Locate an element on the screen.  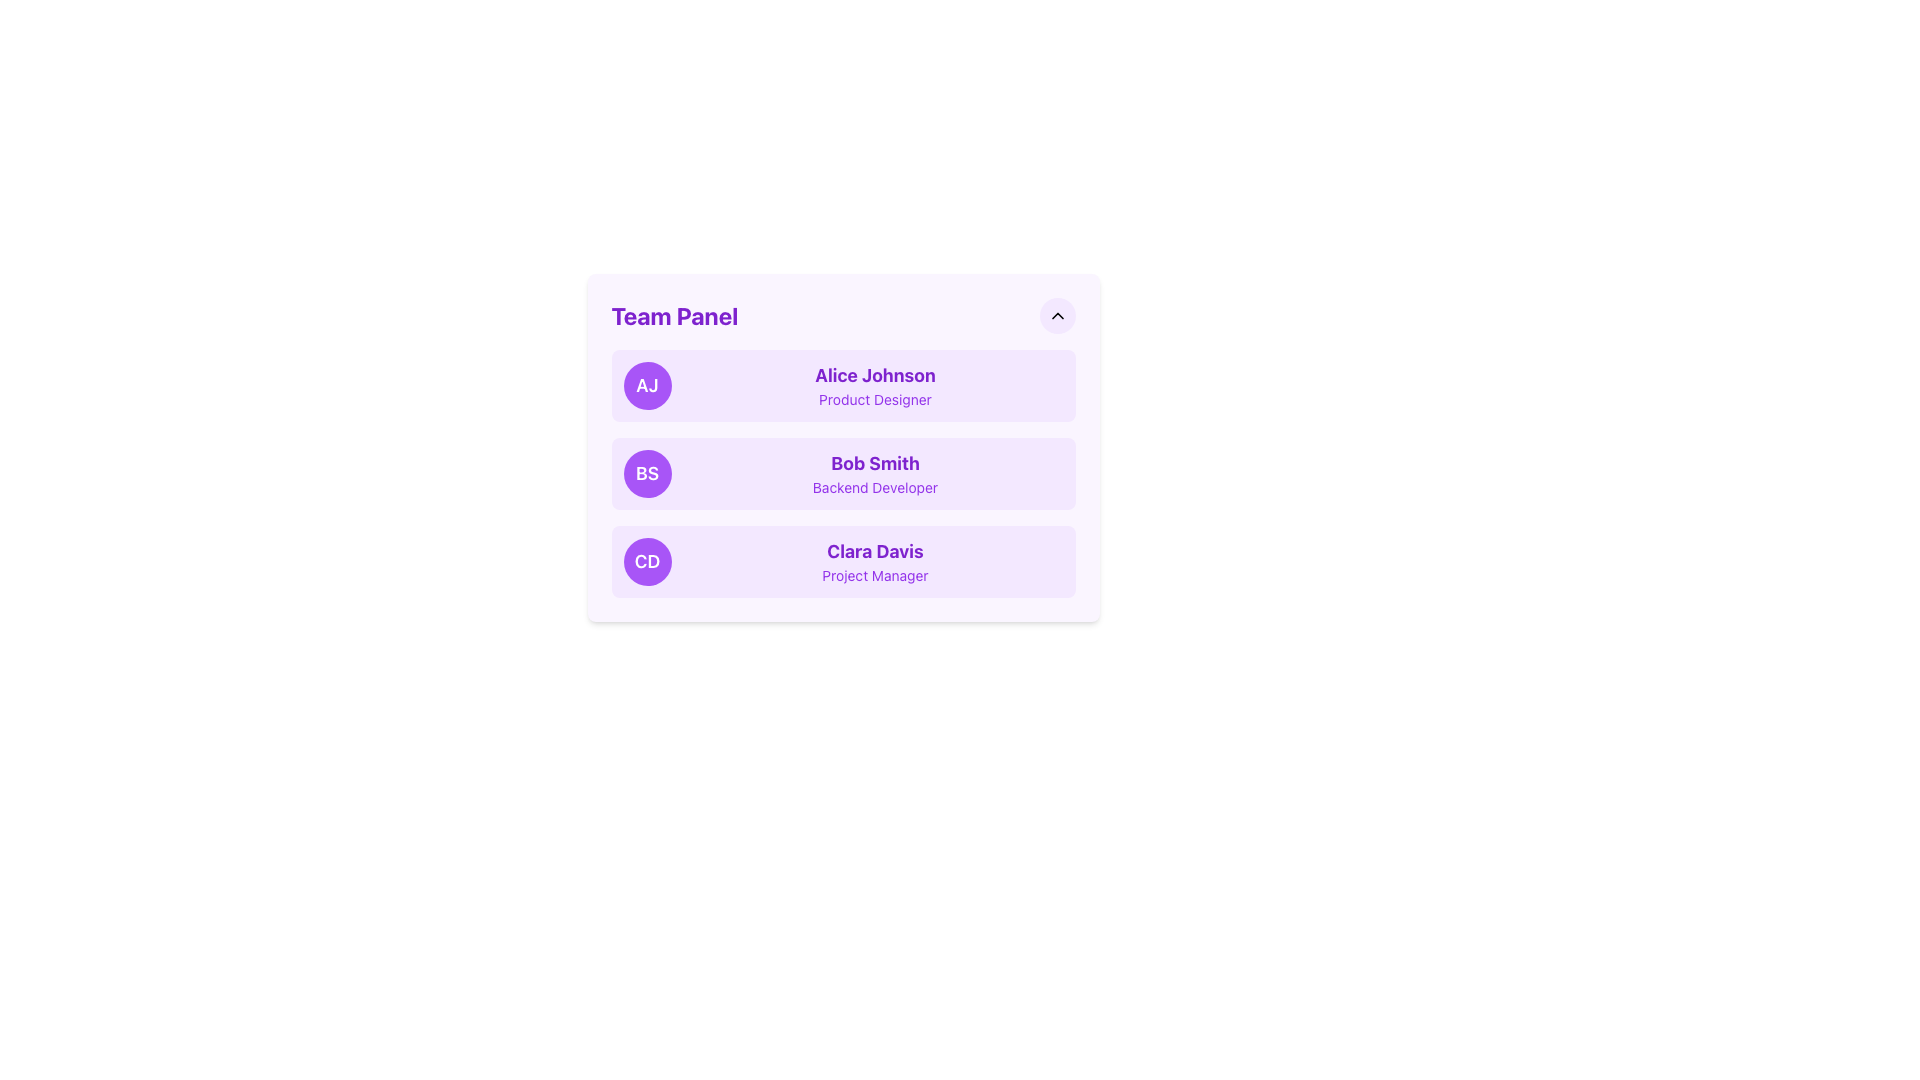
the left-most circular avatar for user 'Bob Smith' in the second row of the Team Panel is located at coordinates (647, 474).